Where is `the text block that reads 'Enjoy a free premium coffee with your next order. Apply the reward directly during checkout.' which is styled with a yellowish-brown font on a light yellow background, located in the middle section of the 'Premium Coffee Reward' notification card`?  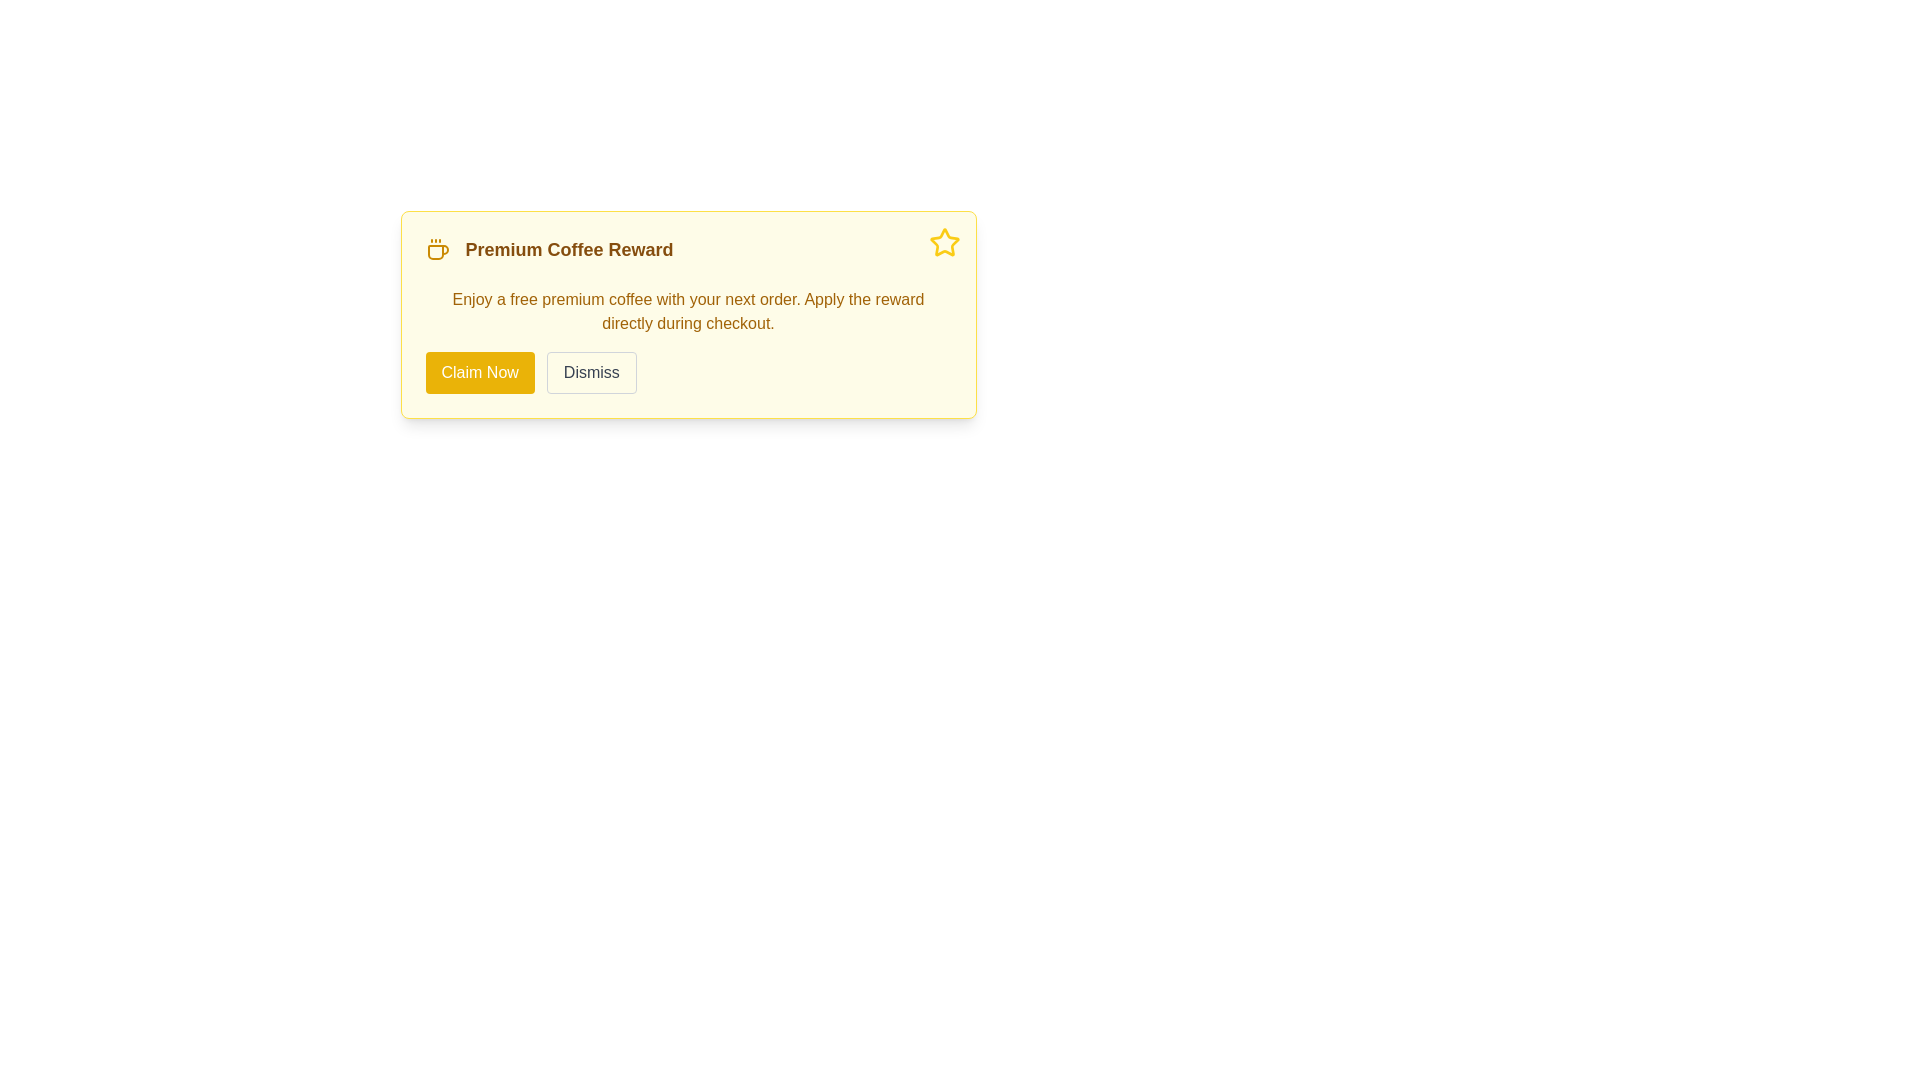
the text block that reads 'Enjoy a free premium coffee with your next order. Apply the reward directly during checkout.' which is styled with a yellowish-brown font on a light yellow background, located in the middle section of the 'Premium Coffee Reward' notification card is located at coordinates (688, 312).